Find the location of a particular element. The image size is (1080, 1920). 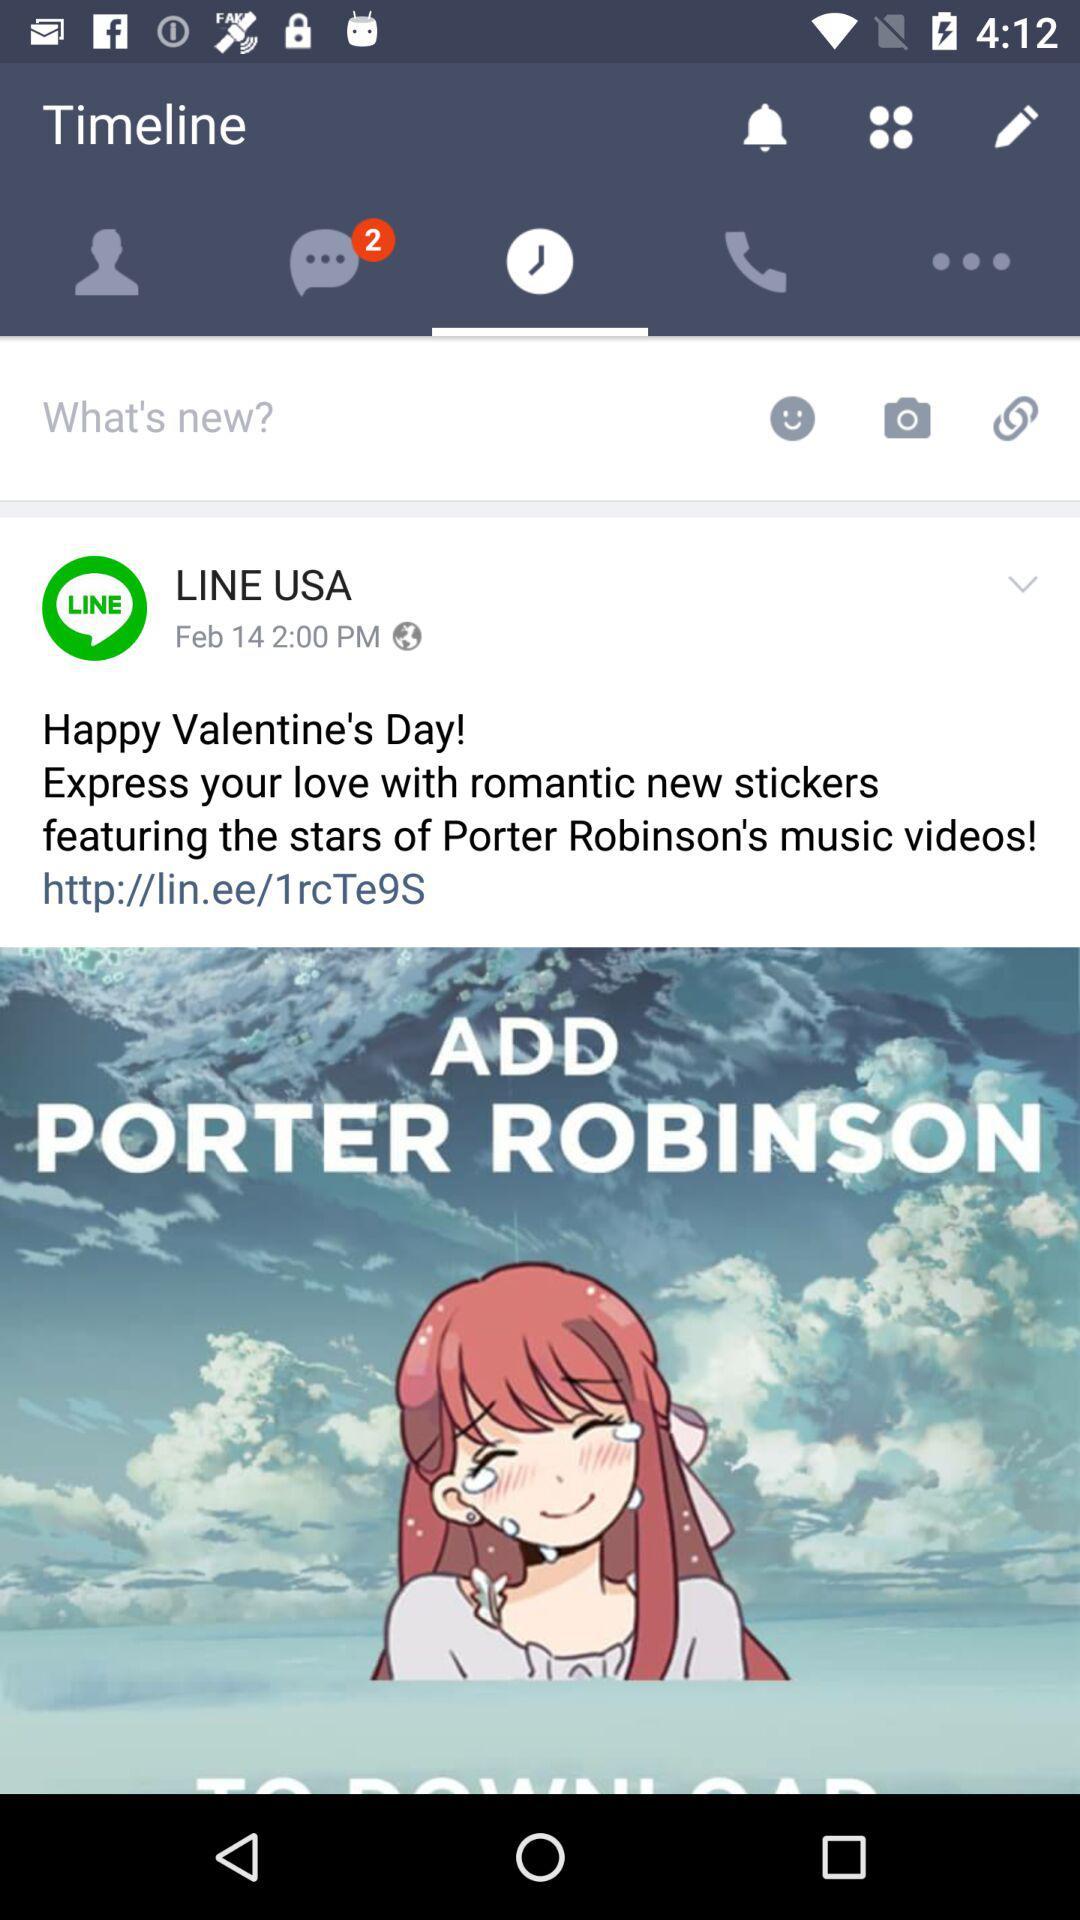

the field which says whats new is located at coordinates (388, 416).